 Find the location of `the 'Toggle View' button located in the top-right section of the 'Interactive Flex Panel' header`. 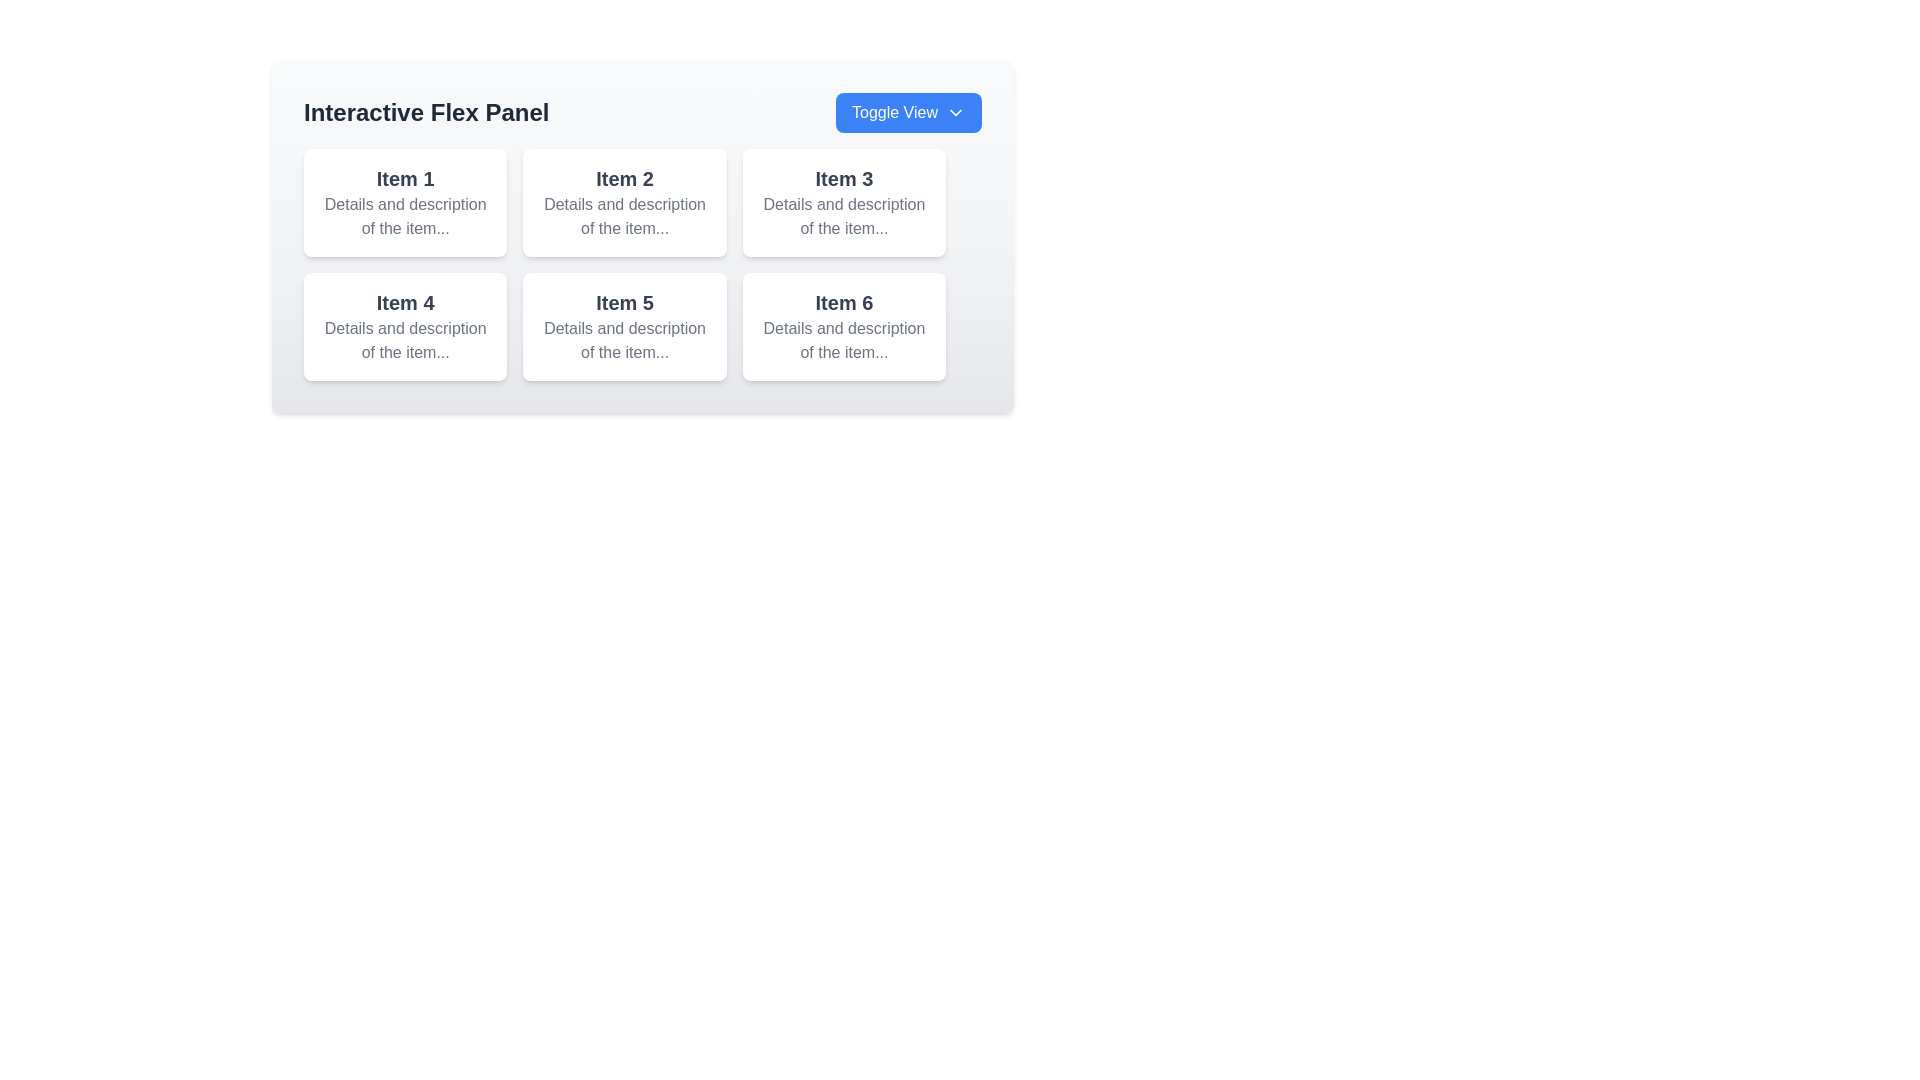

the 'Toggle View' button located in the top-right section of the 'Interactive Flex Panel' header is located at coordinates (907, 112).